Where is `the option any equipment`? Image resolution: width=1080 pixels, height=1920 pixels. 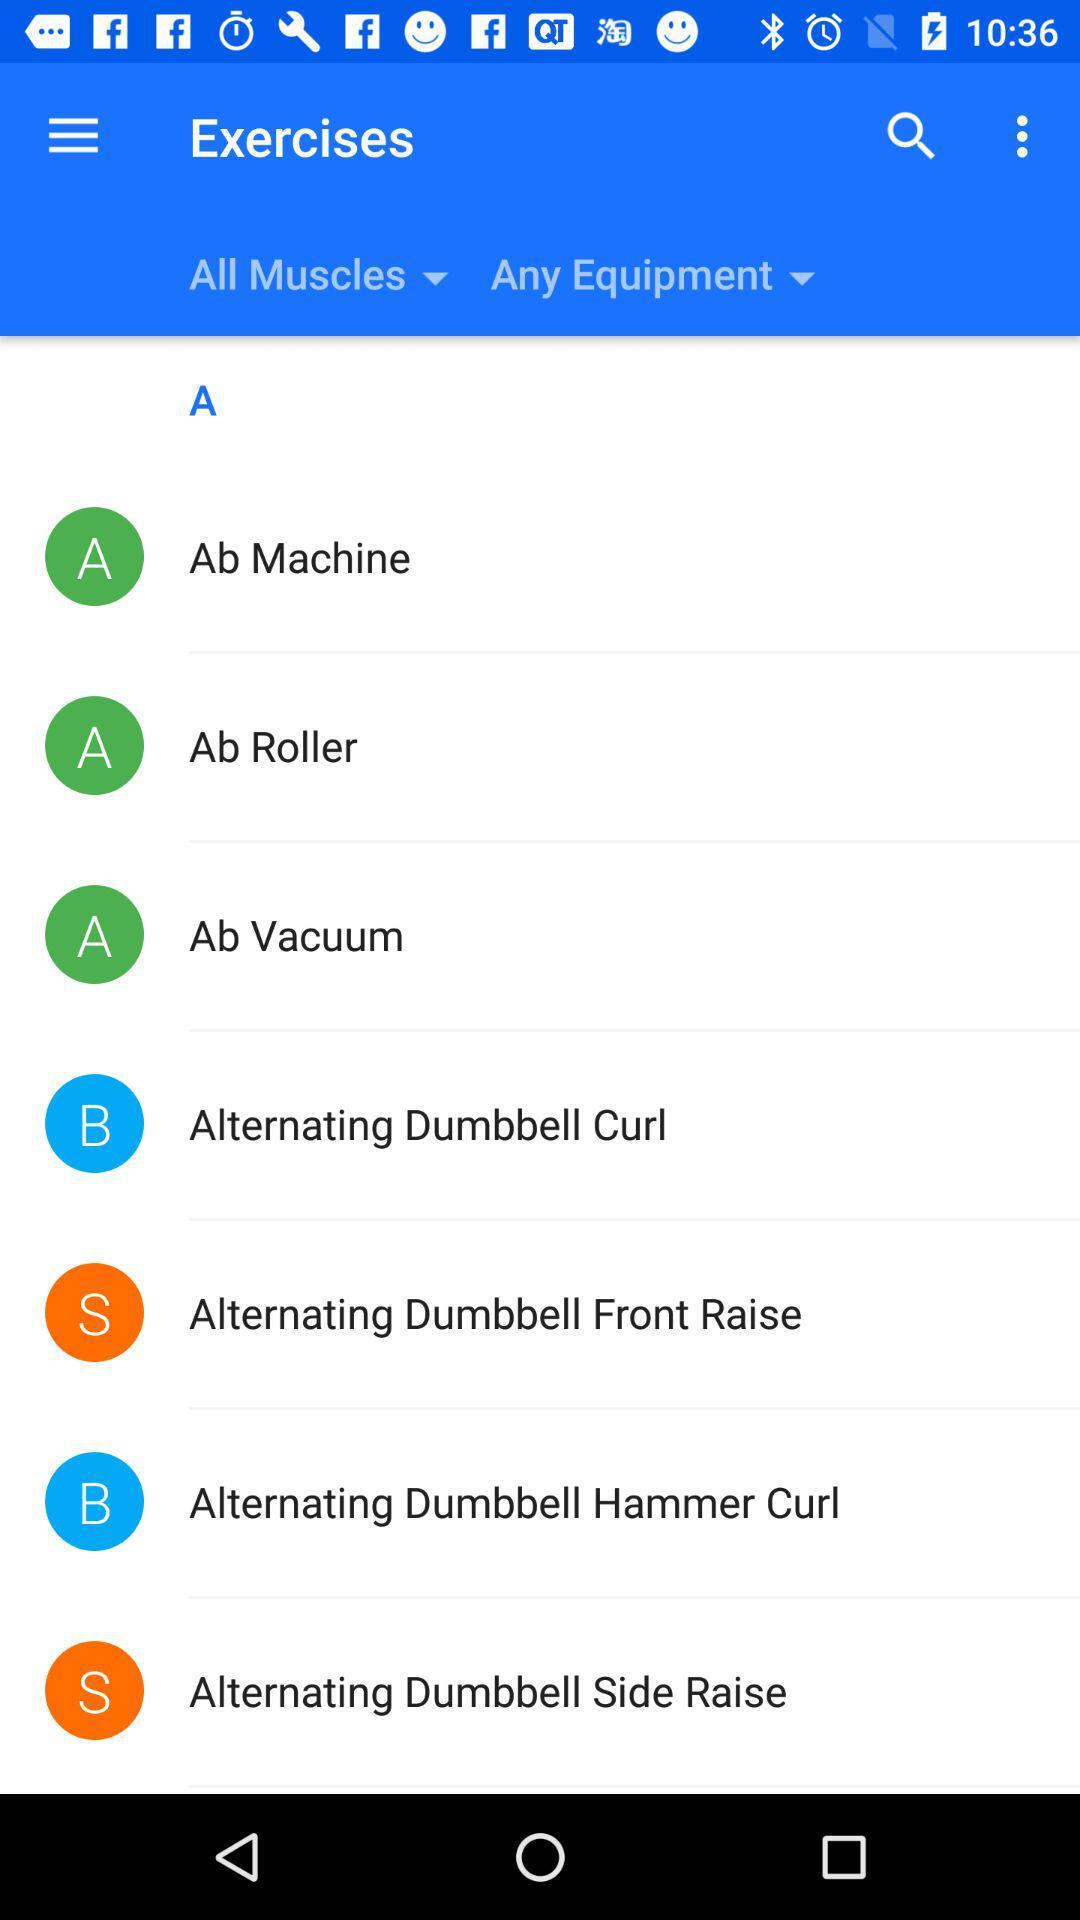
the option any equipment is located at coordinates (784, 272).